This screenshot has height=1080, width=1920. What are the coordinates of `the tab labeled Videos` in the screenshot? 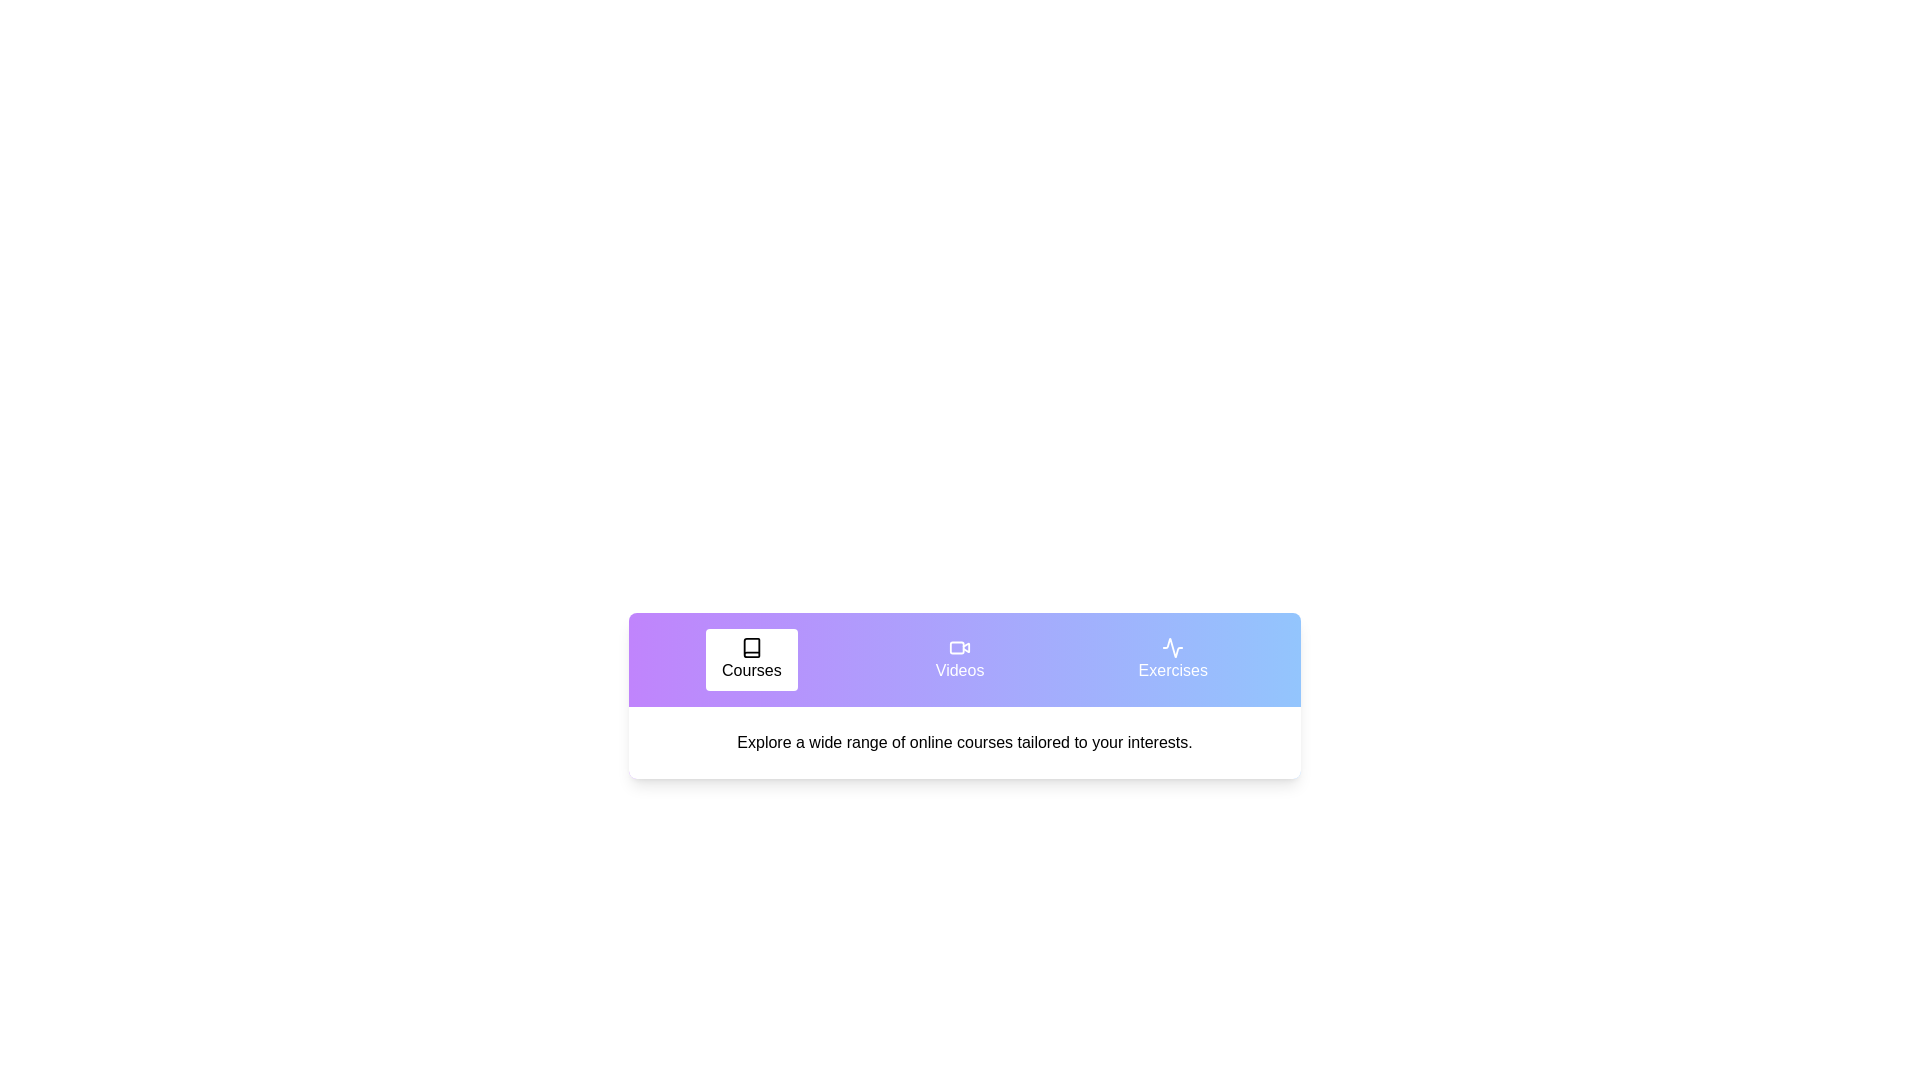 It's located at (960, 659).